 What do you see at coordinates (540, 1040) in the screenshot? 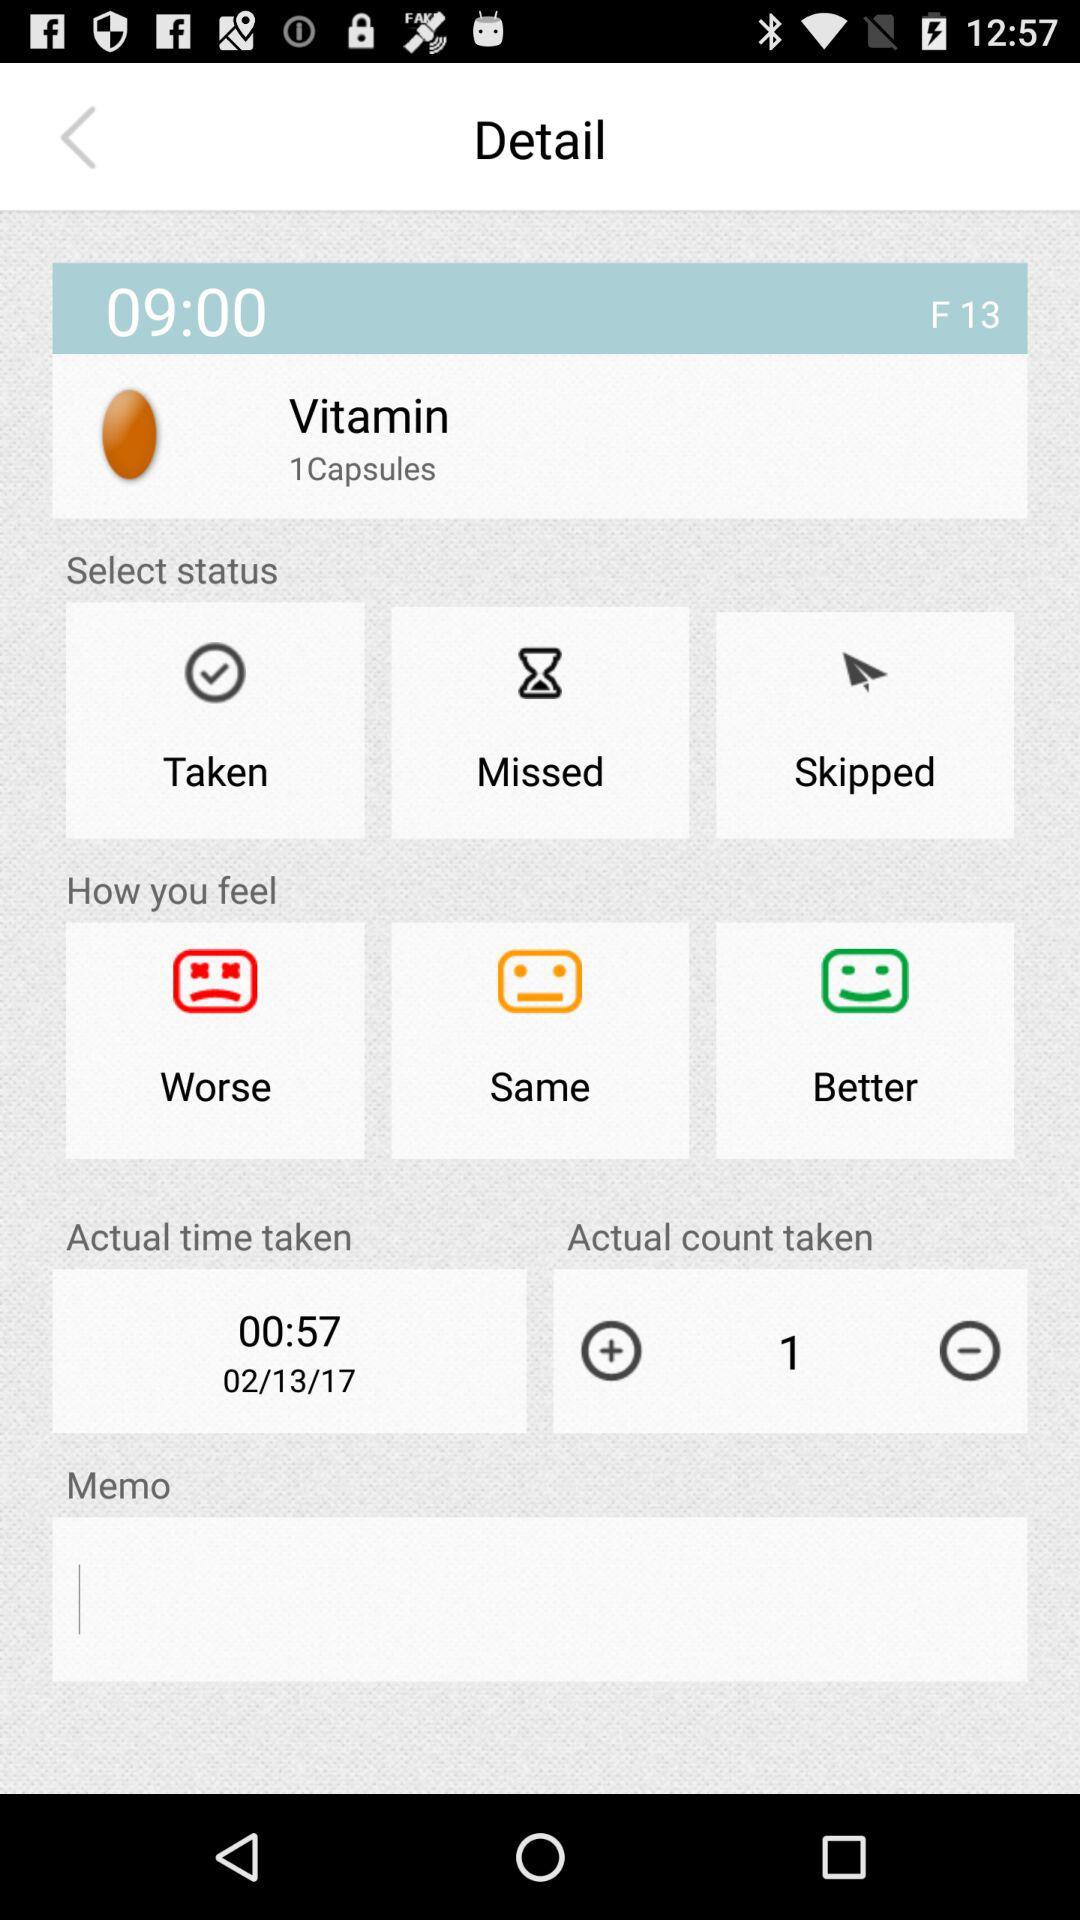
I see `the app below missed` at bounding box center [540, 1040].